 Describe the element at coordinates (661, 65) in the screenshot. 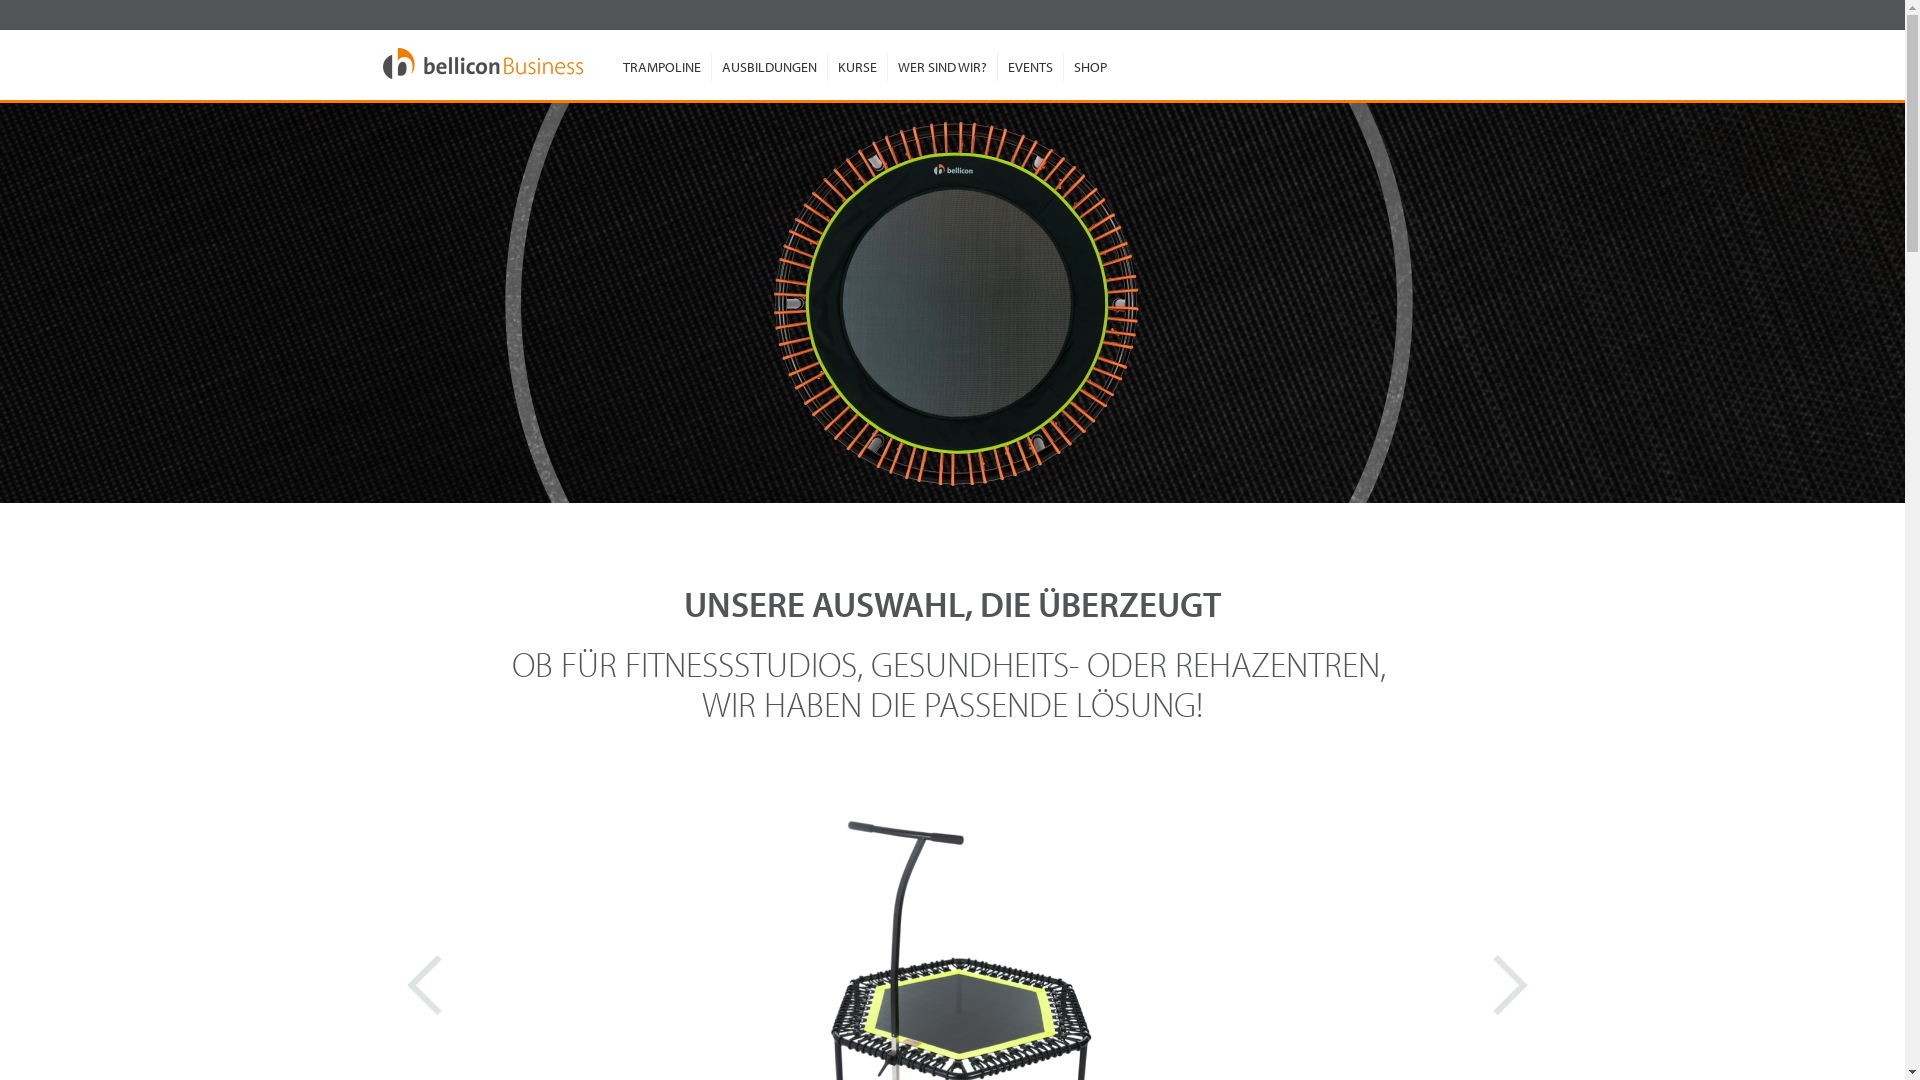

I see `'TRAMPOLINE'` at that location.